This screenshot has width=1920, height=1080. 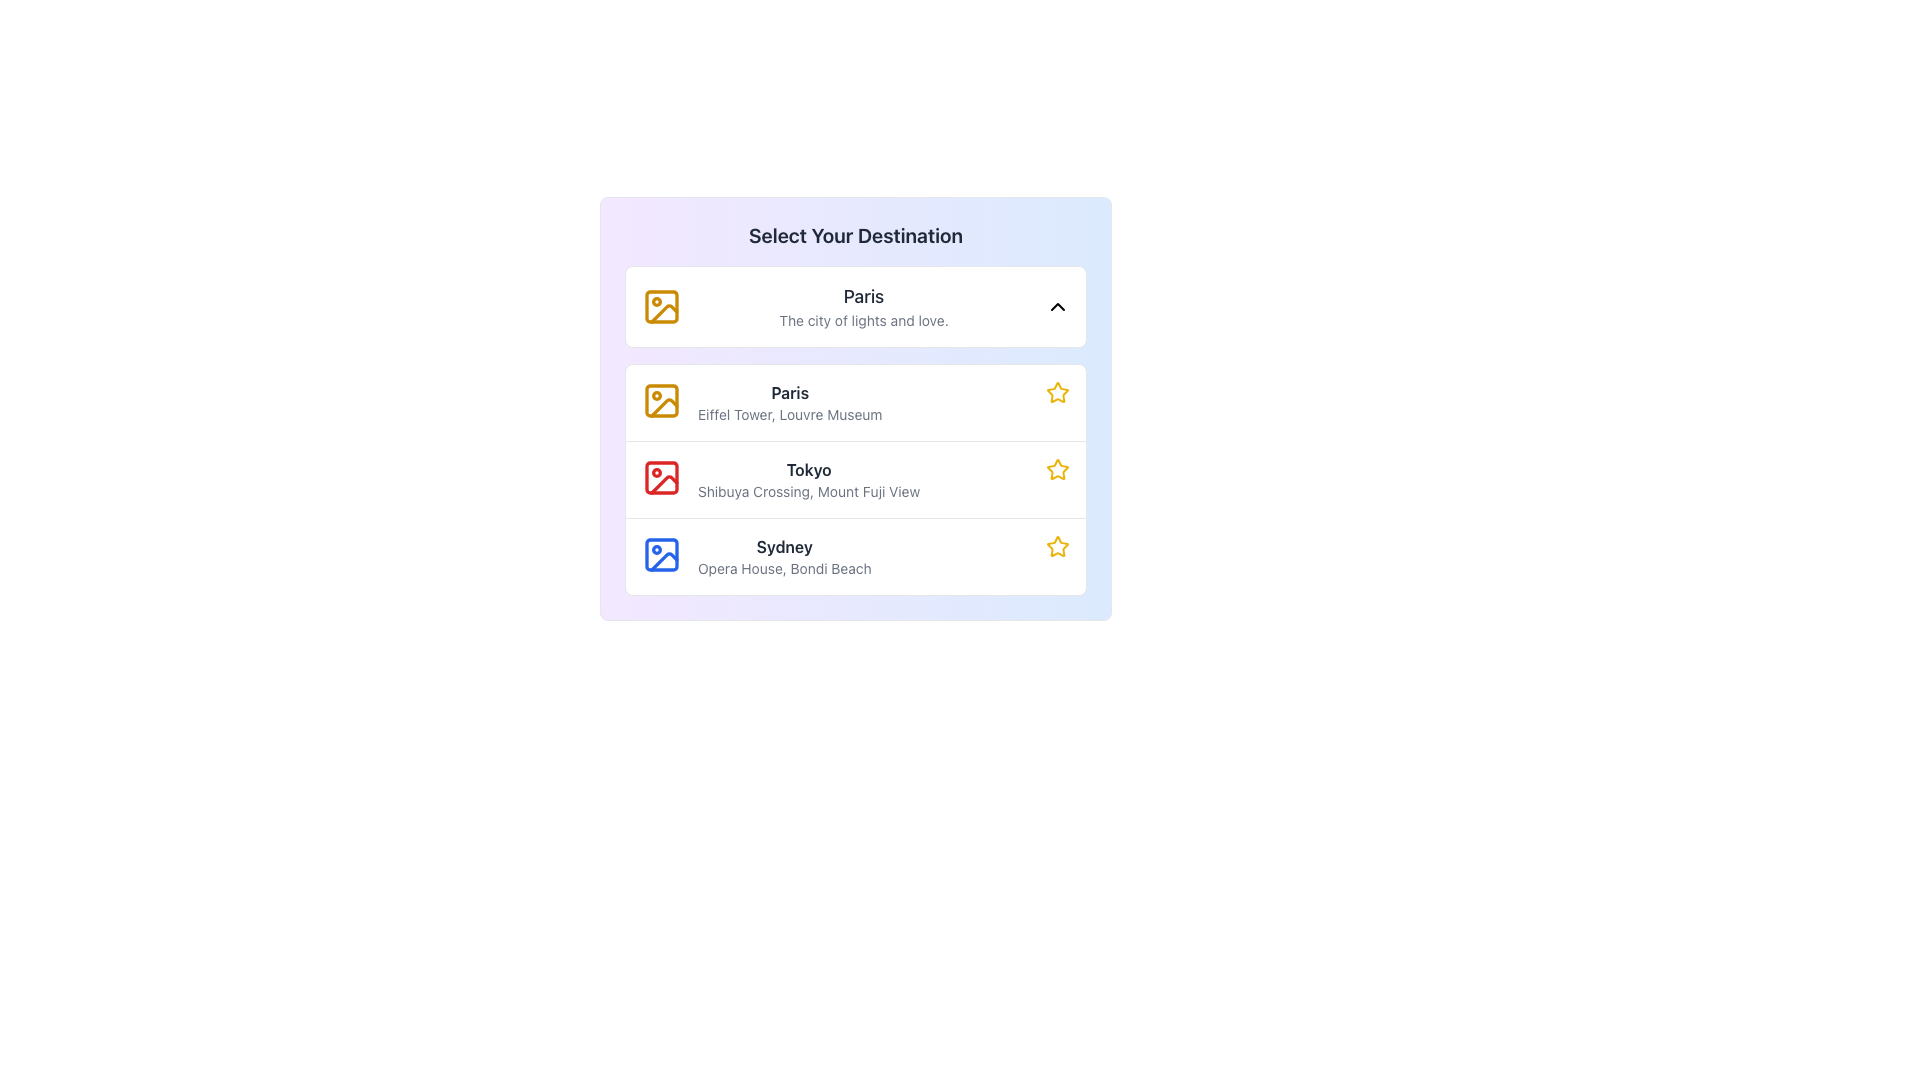 What do you see at coordinates (783, 556) in the screenshot?
I see `the text label displaying 'Sydney' in a vertical list of destinations` at bounding box center [783, 556].